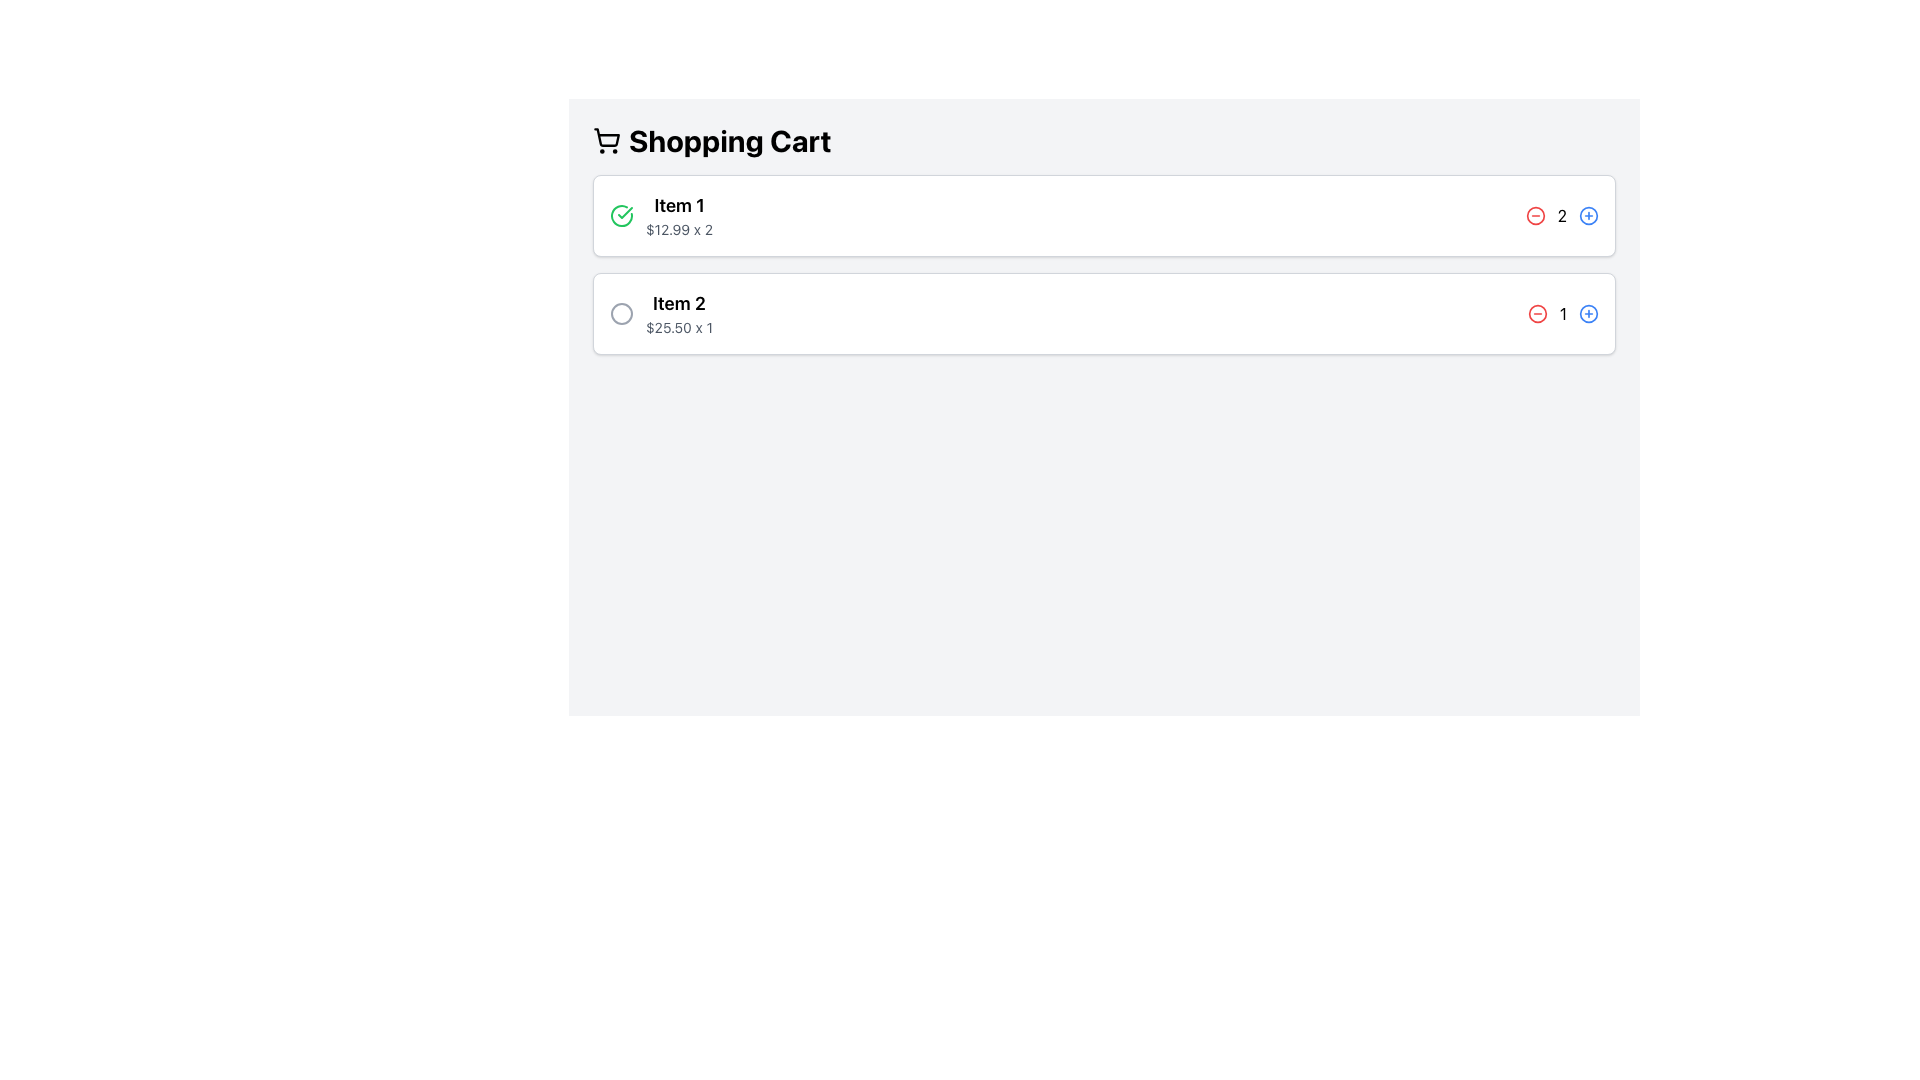 Image resolution: width=1920 pixels, height=1080 pixels. I want to click on the static text displaying the quantity of 'Item 1' in the shopping cart, located between the red '-' icon and the blue '+' icon, so click(1561, 216).